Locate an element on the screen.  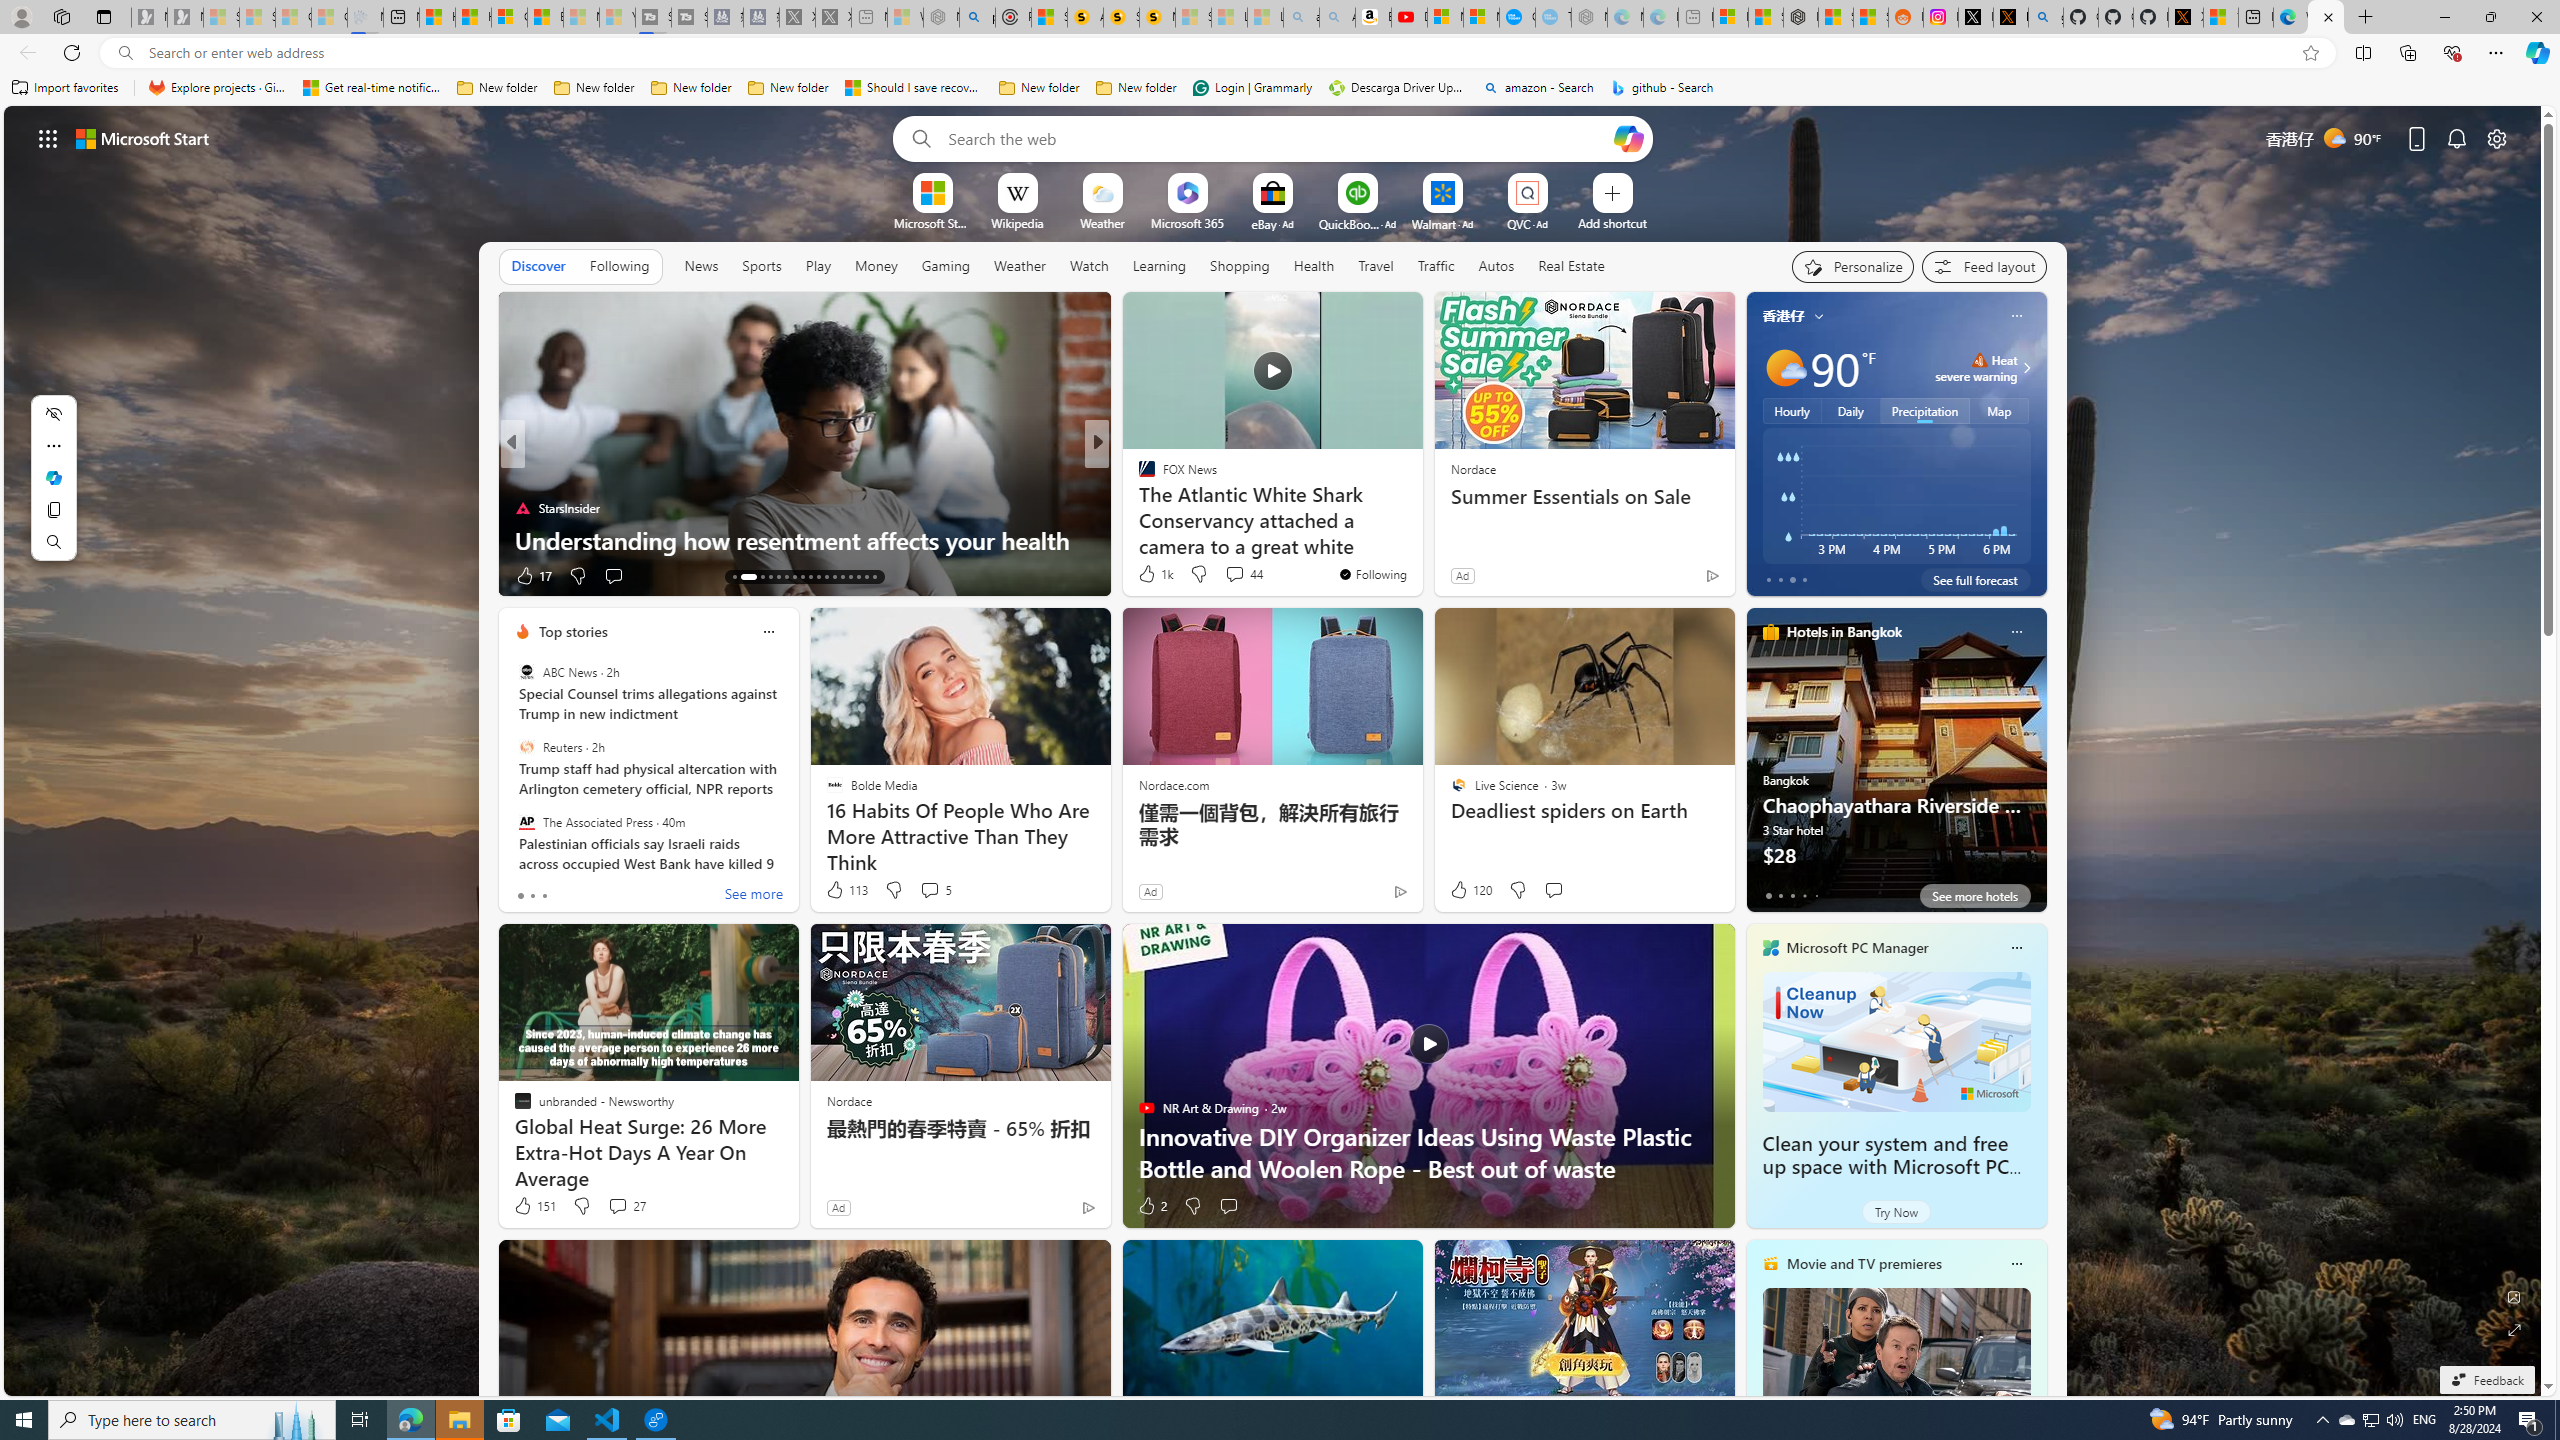
'tab-0' is located at coordinates (1766, 895).